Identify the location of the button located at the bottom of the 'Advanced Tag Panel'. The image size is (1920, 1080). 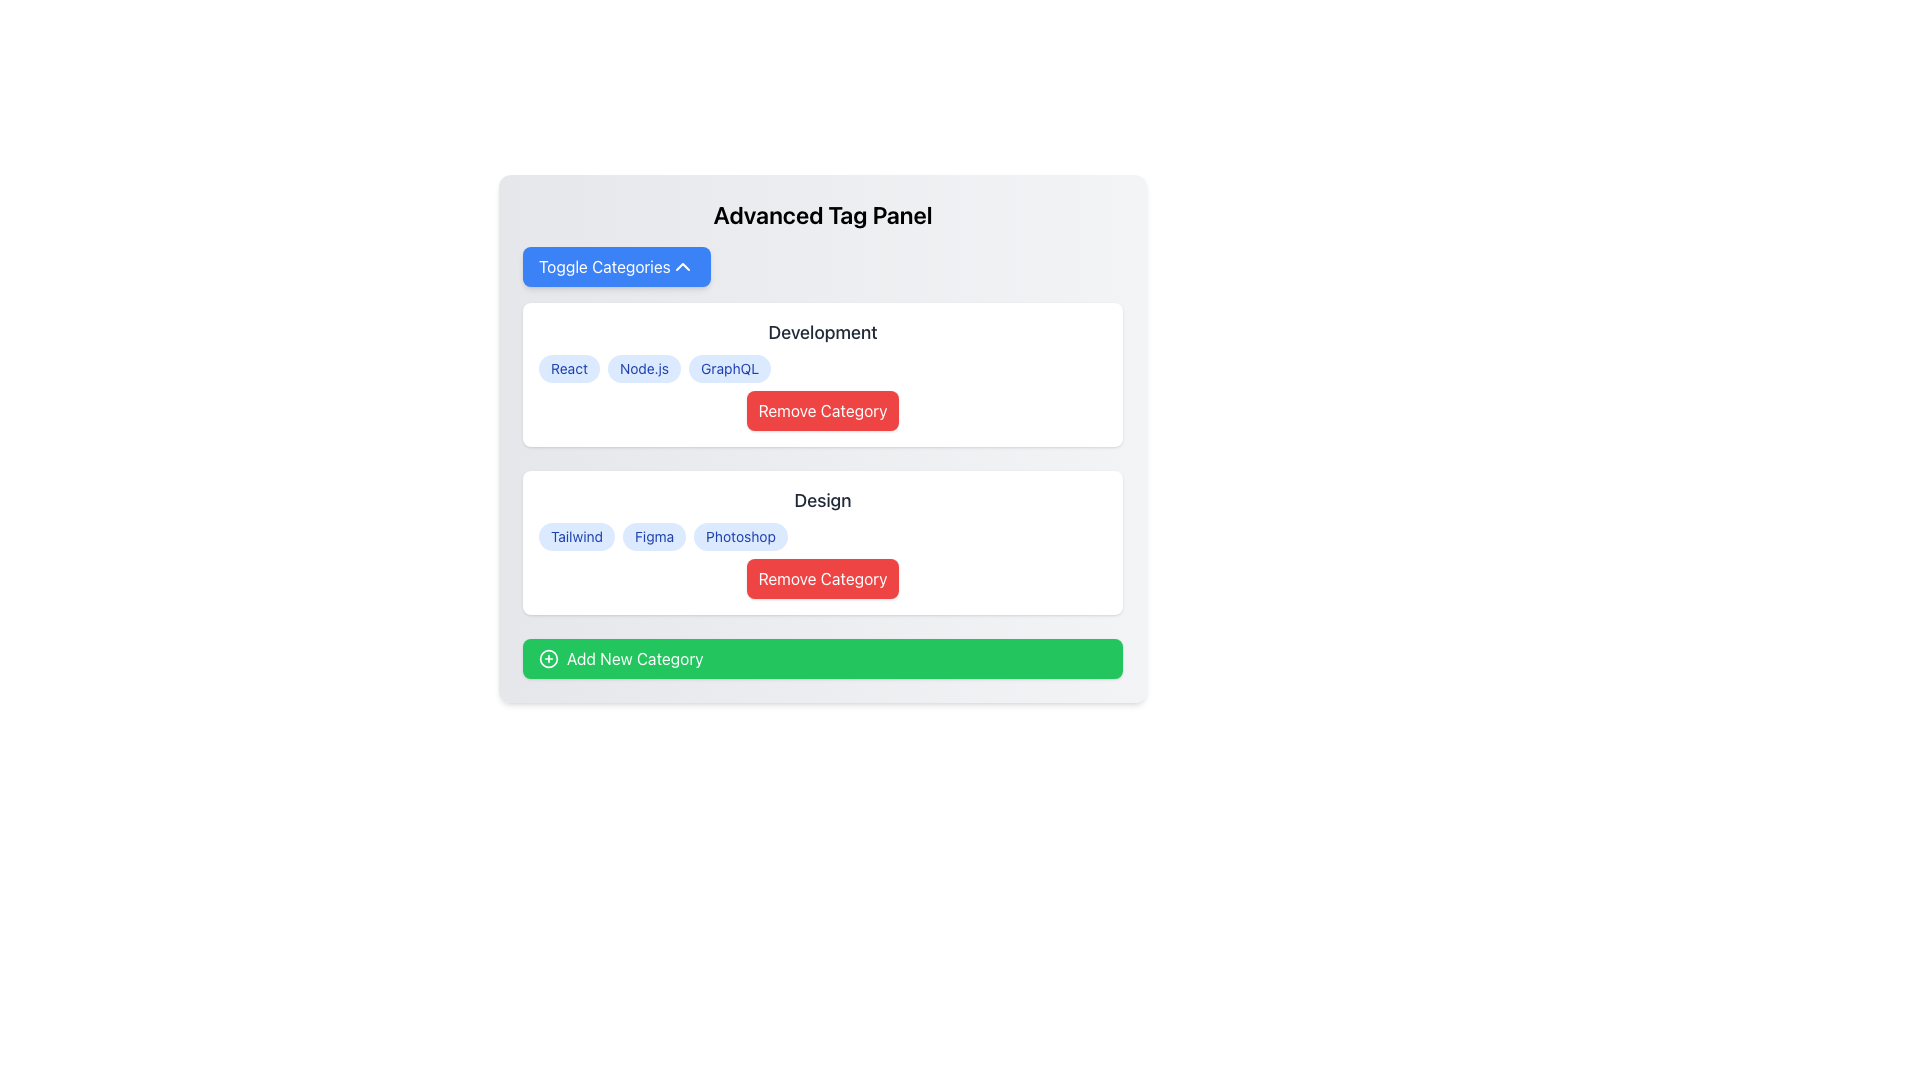
(822, 659).